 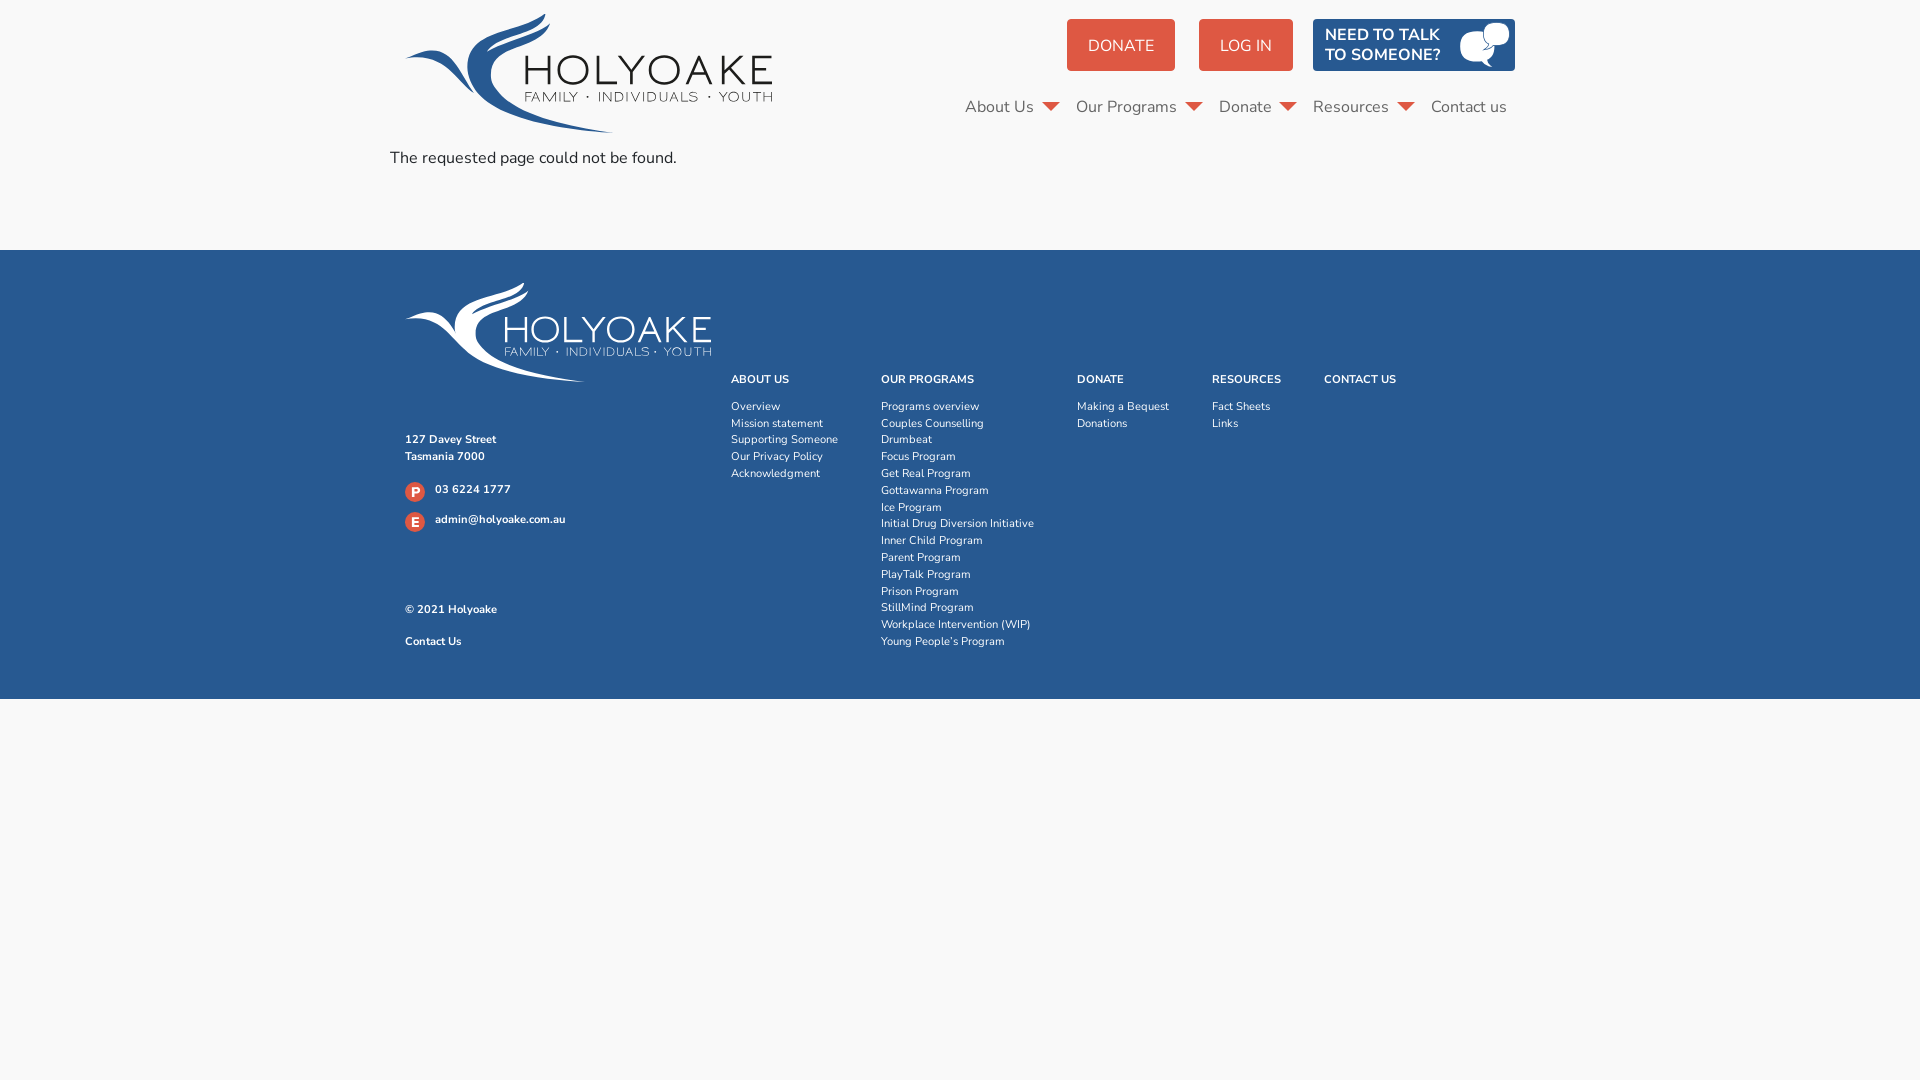 I want to click on 'LOG IN', so click(x=1245, y=45).